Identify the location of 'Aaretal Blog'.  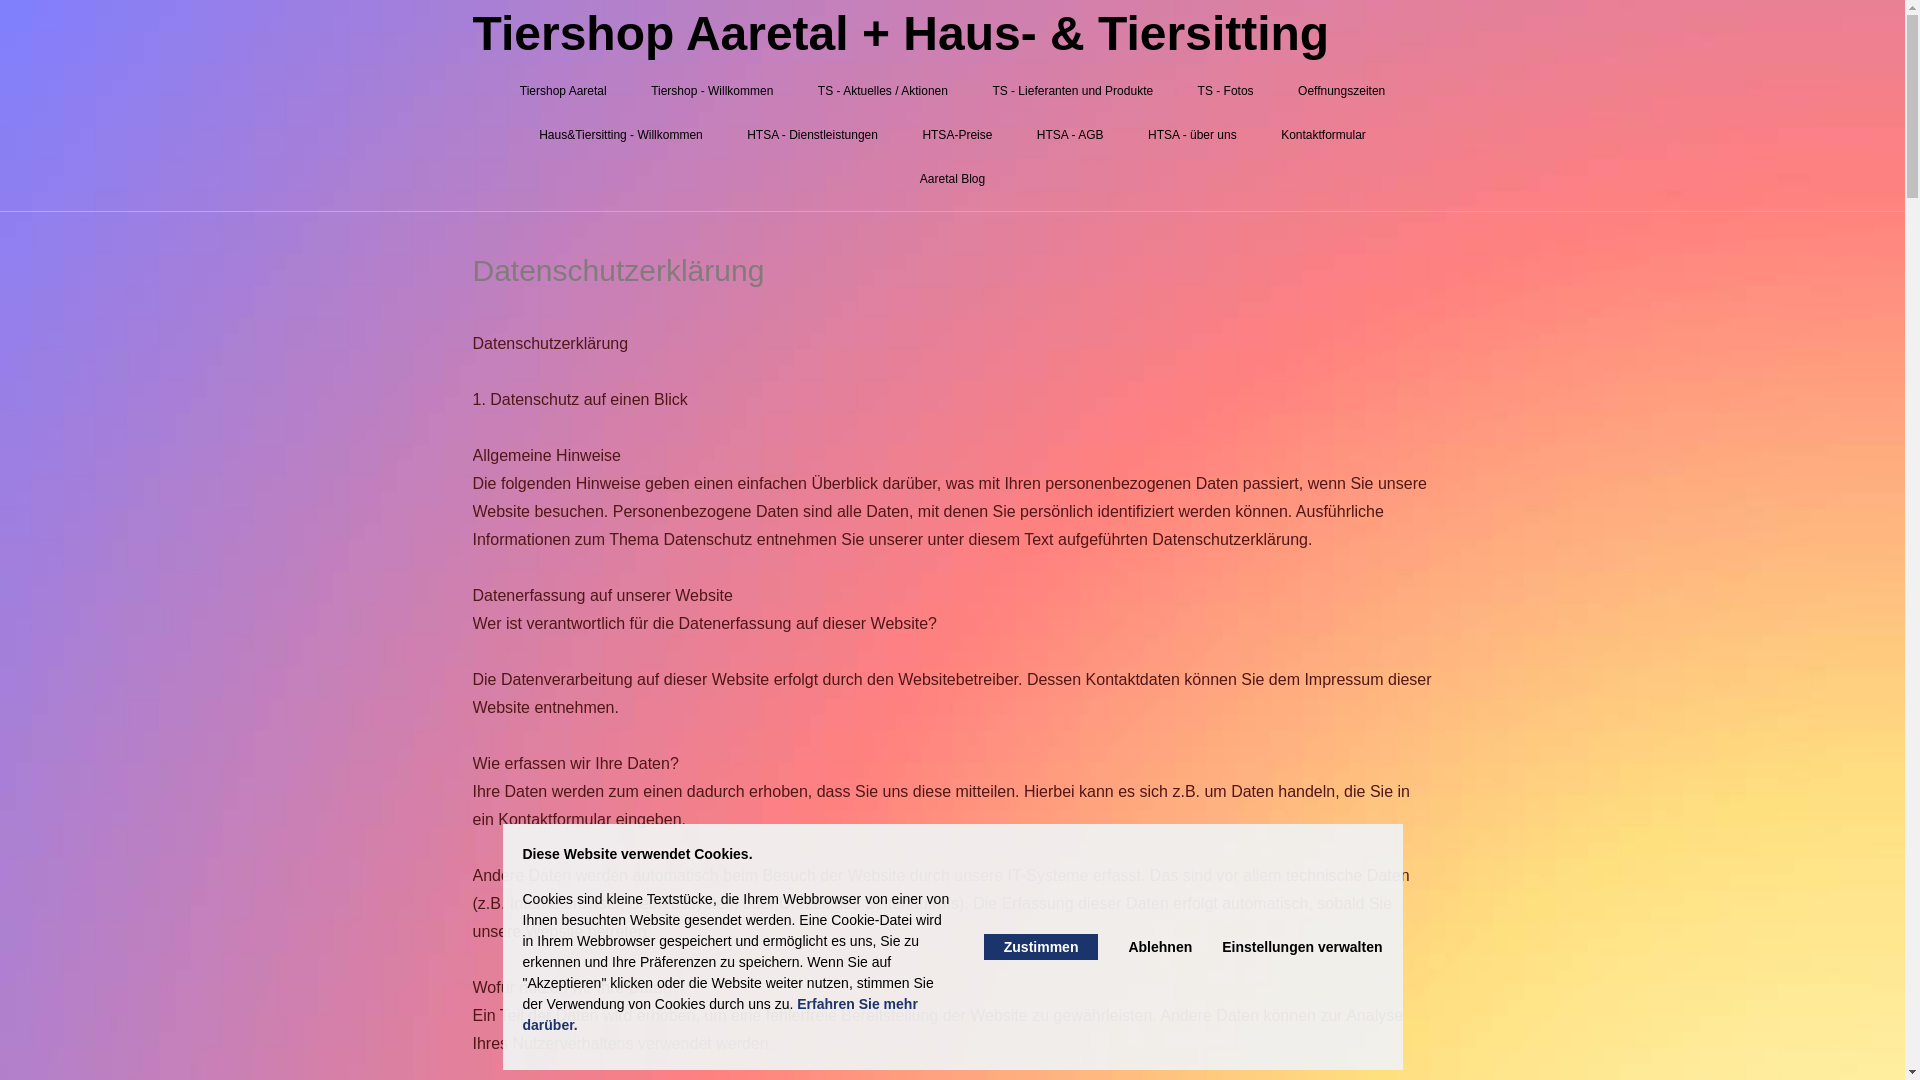
(951, 177).